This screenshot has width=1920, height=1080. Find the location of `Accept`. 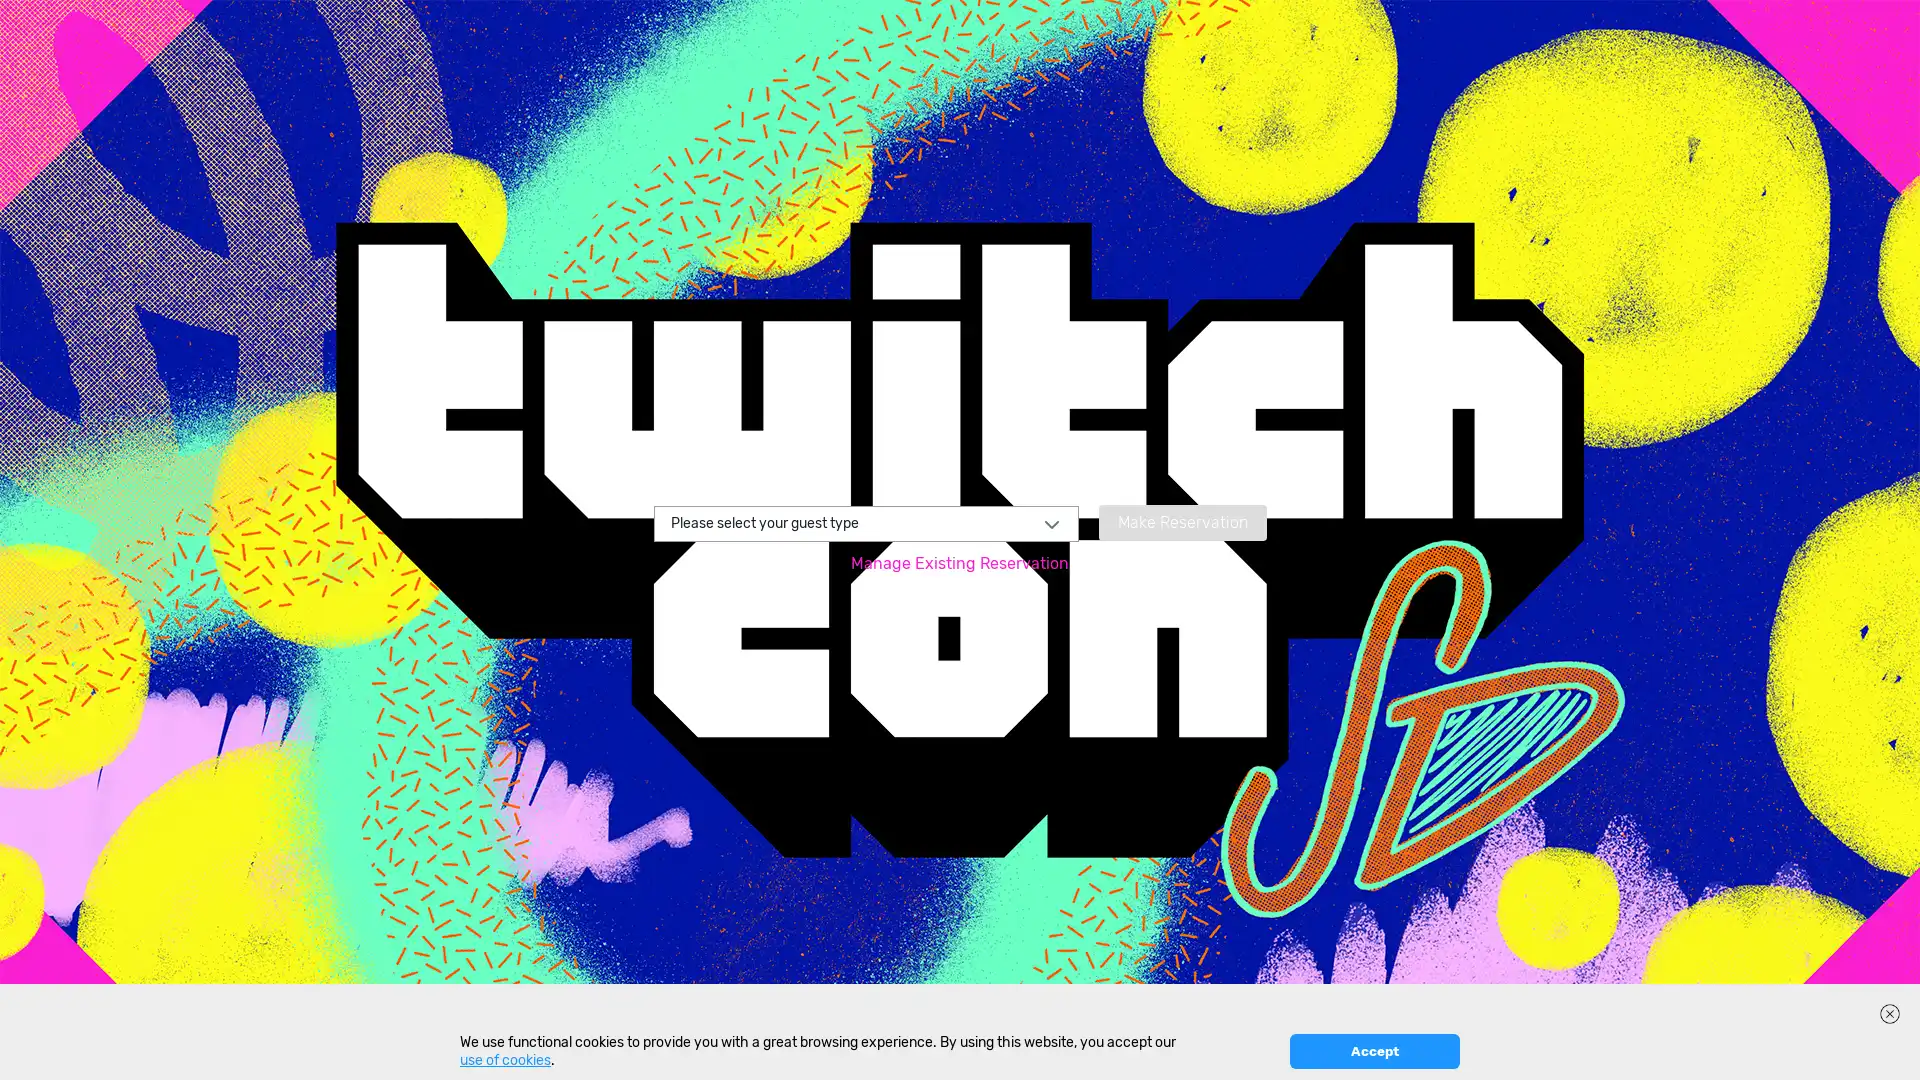

Accept is located at coordinates (1373, 1050).